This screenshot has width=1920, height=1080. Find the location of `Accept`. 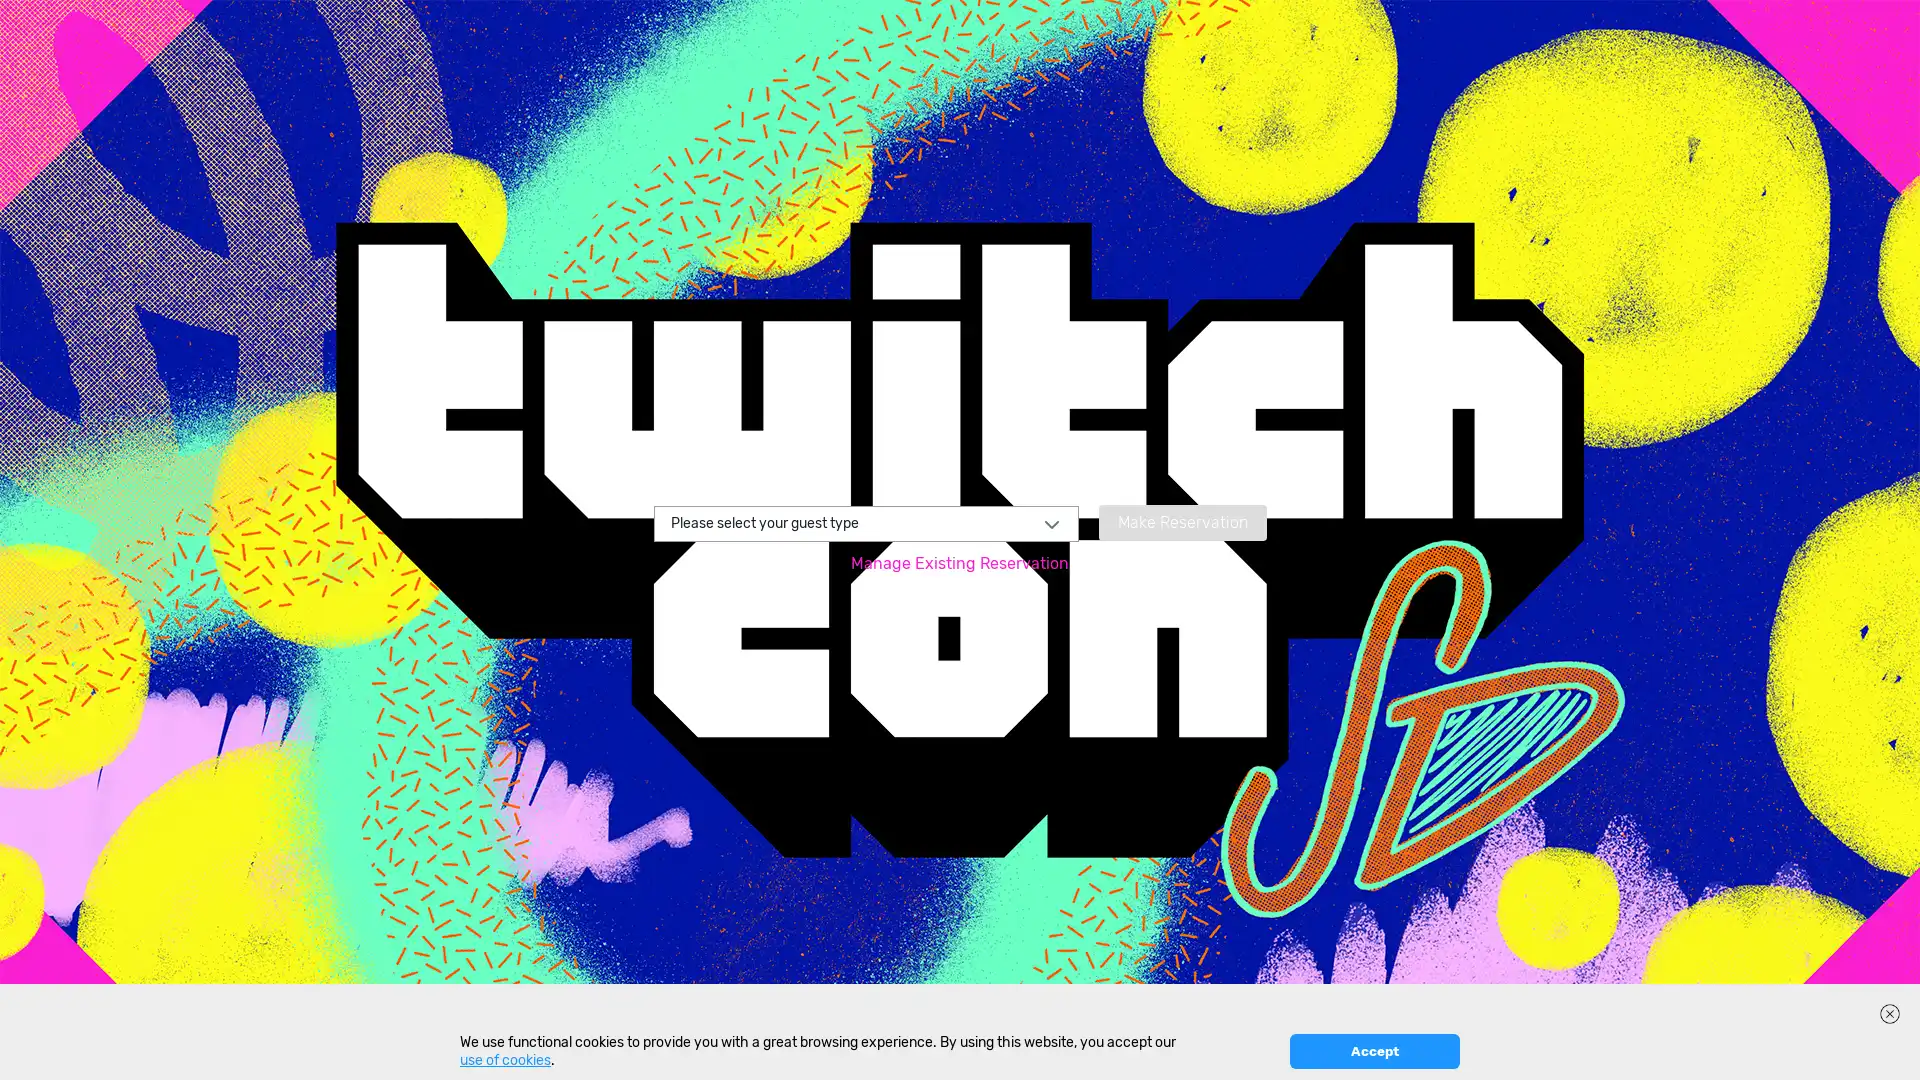

Accept is located at coordinates (1373, 1050).